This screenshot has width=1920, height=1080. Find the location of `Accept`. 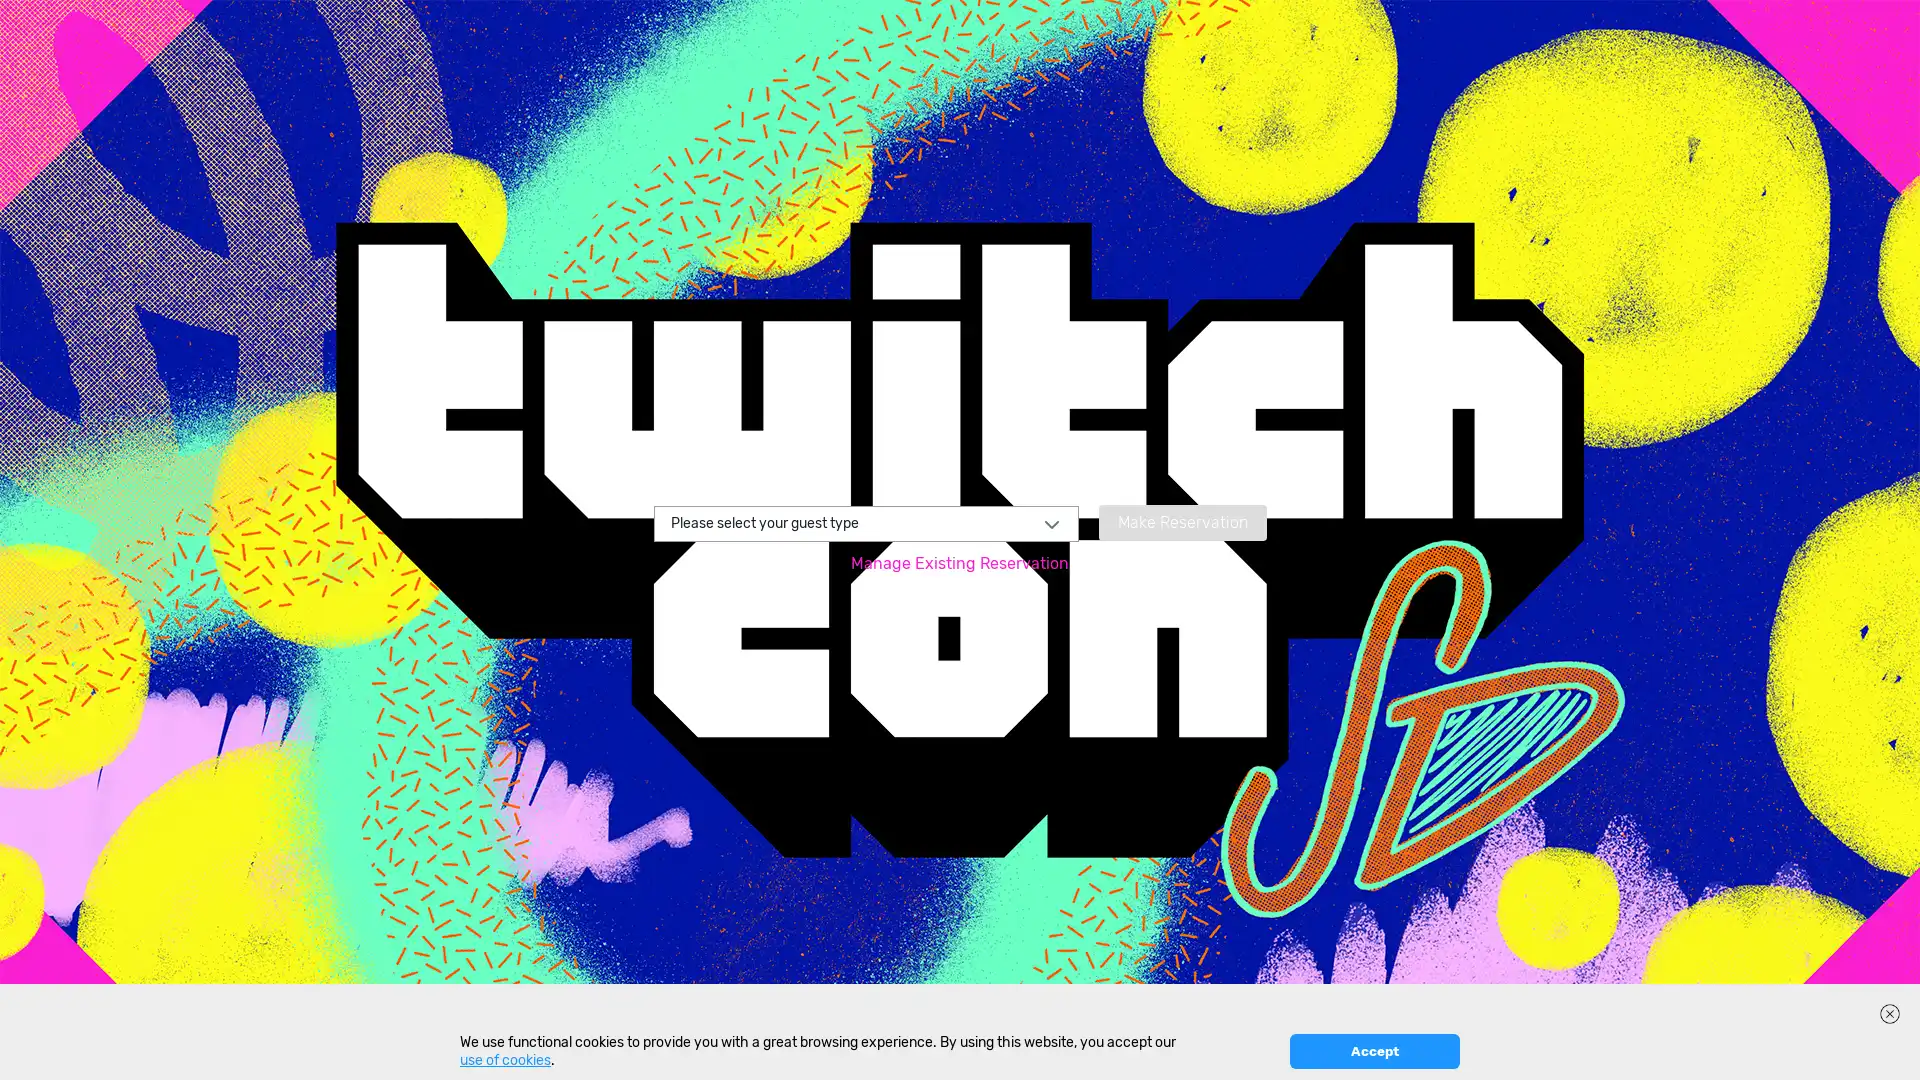

Accept is located at coordinates (1373, 1050).